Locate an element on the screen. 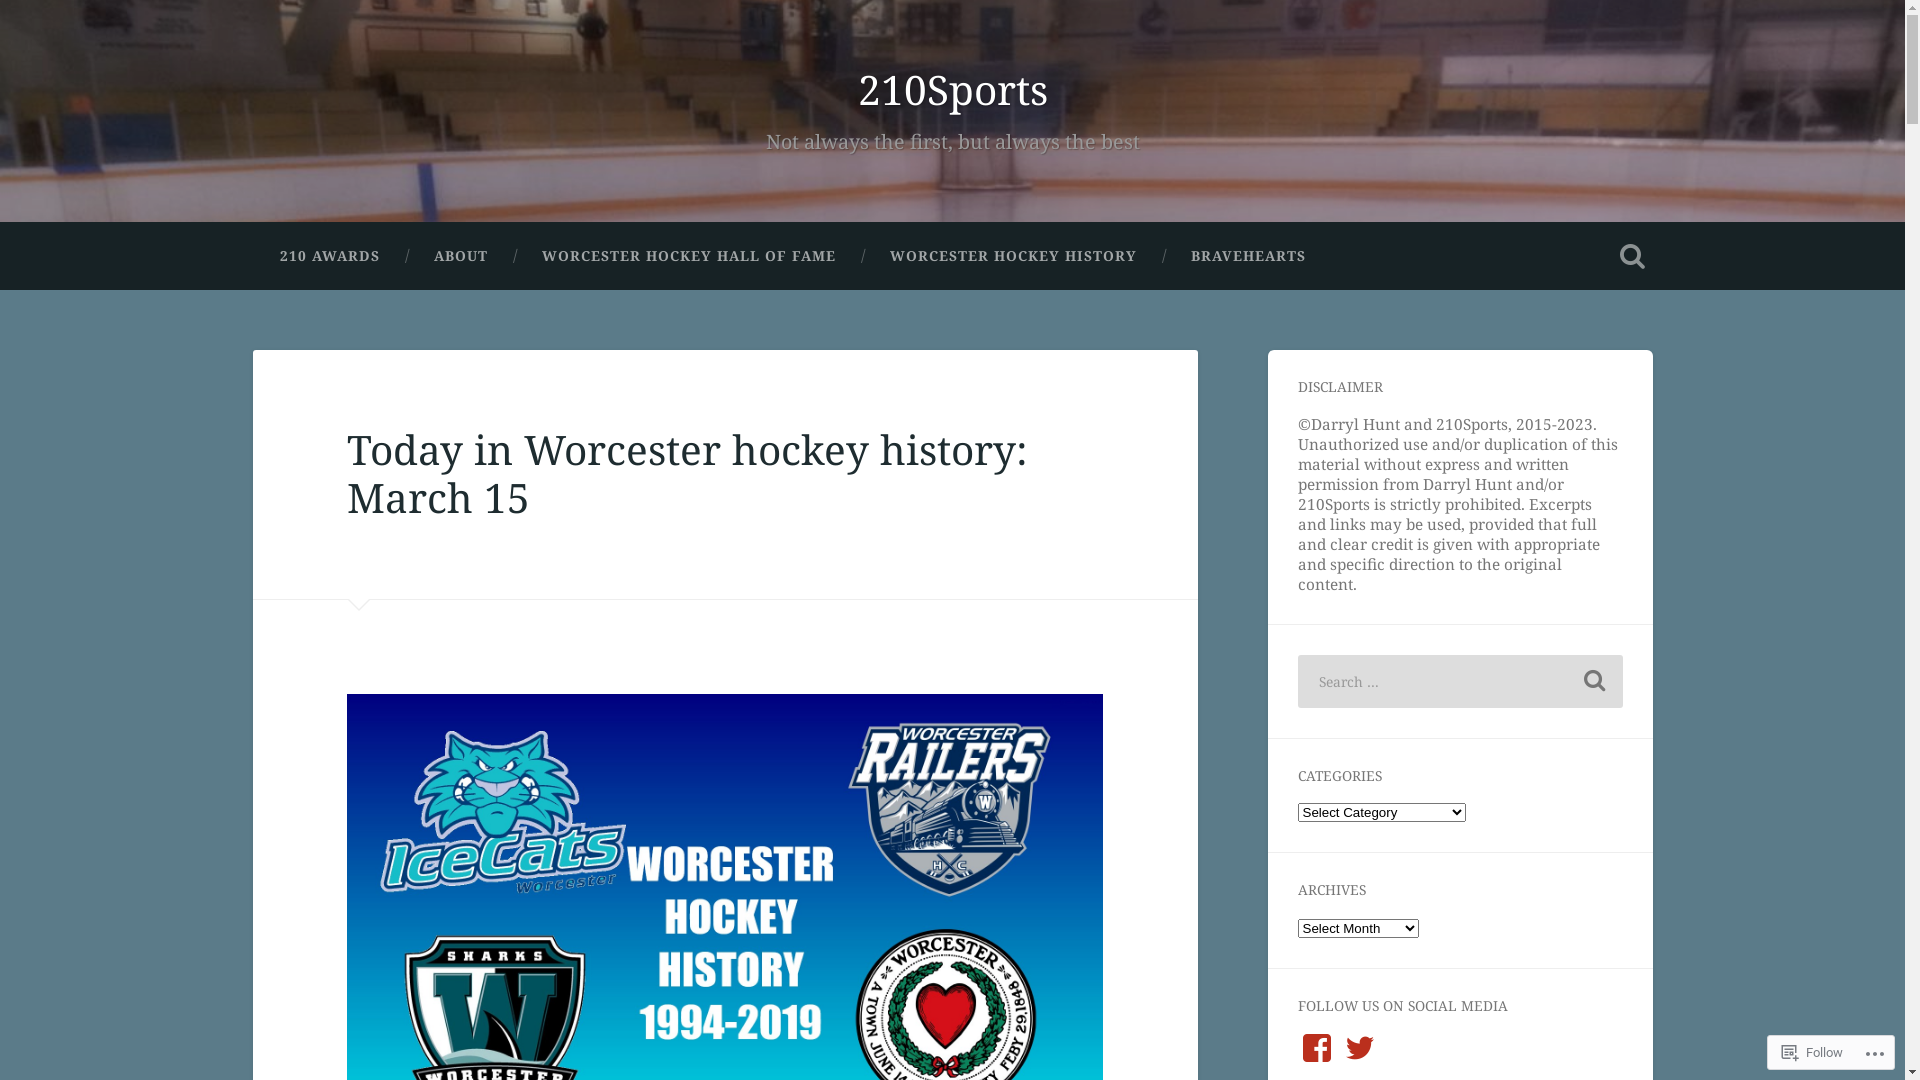 The height and width of the screenshot is (1080, 1920). 'Follow' is located at coordinates (1812, 1051).